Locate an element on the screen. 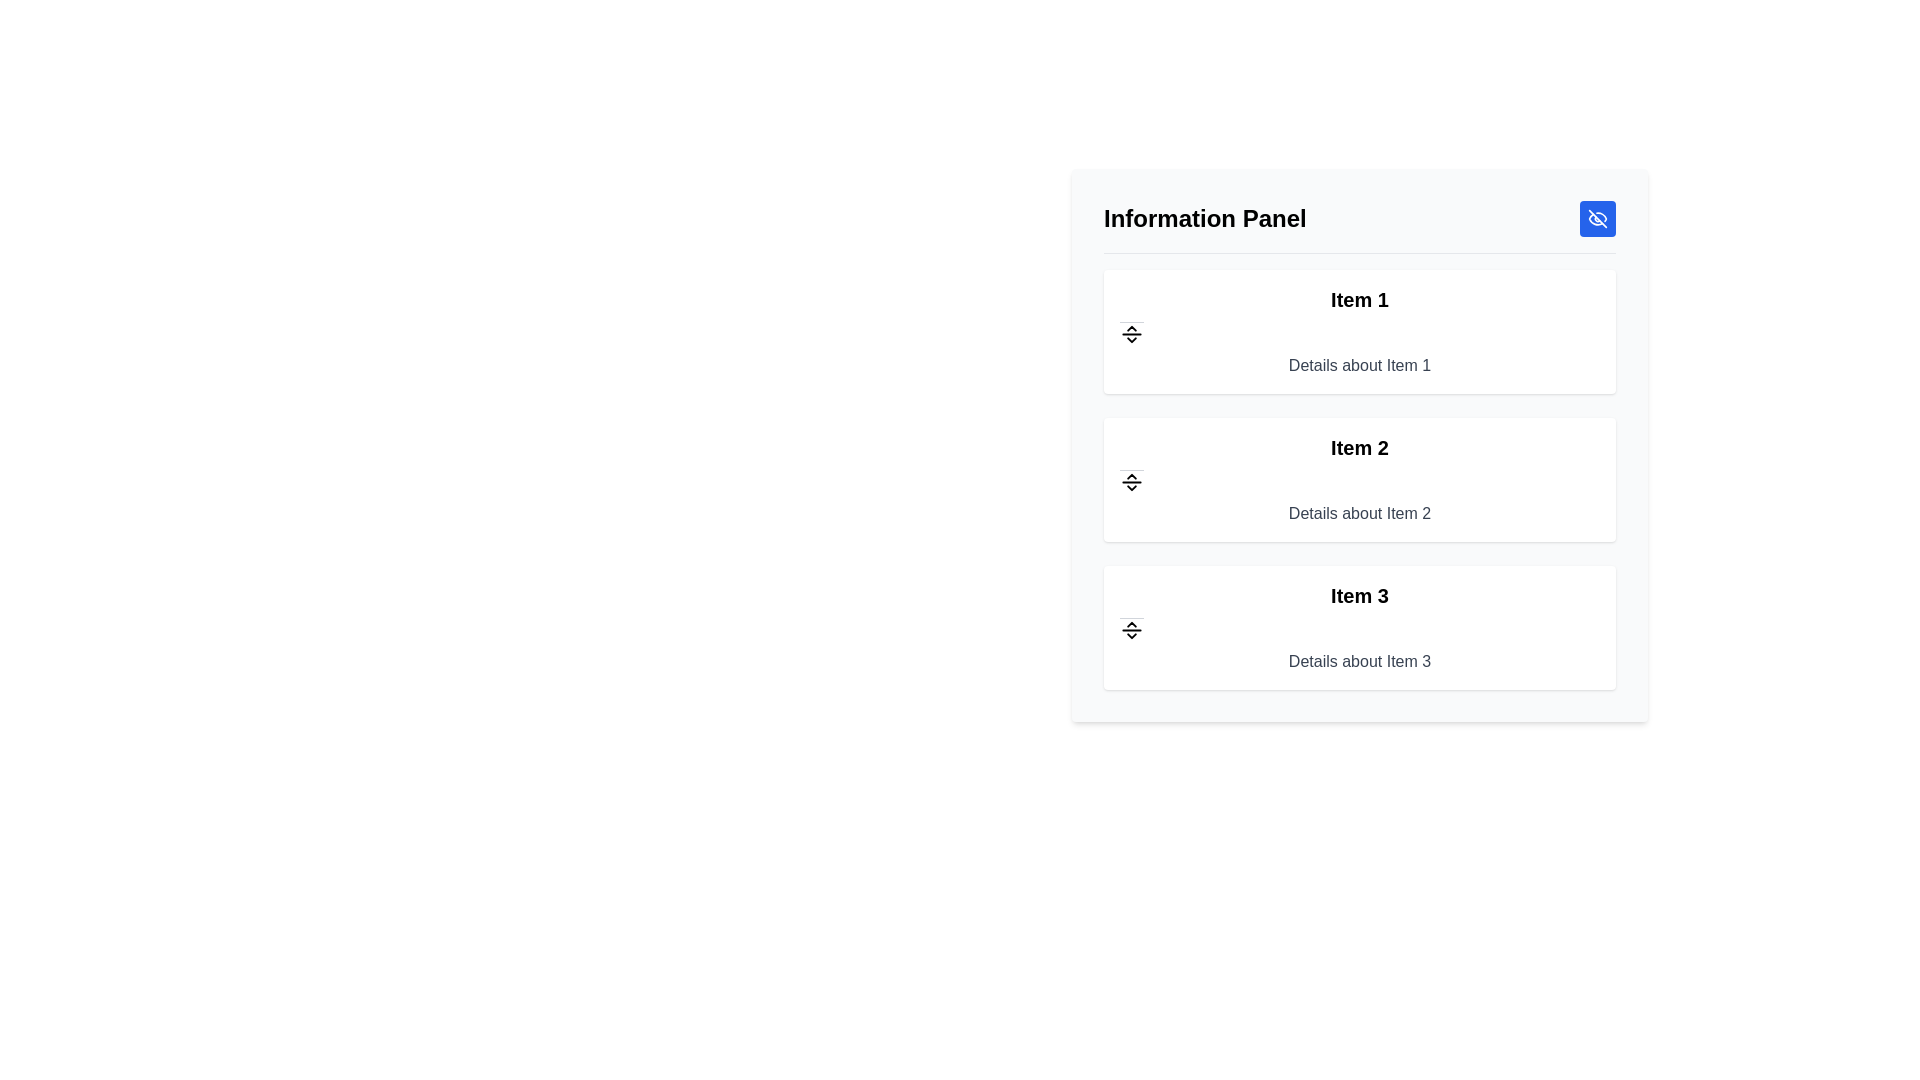 This screenshot has width=1920, height=1080. the horizontal separator element located between 'Item 2' and 'Details about Item 2', which features an upward arrow above and a downward arrow below the horizontal line is located at coordinates (1132, 482).